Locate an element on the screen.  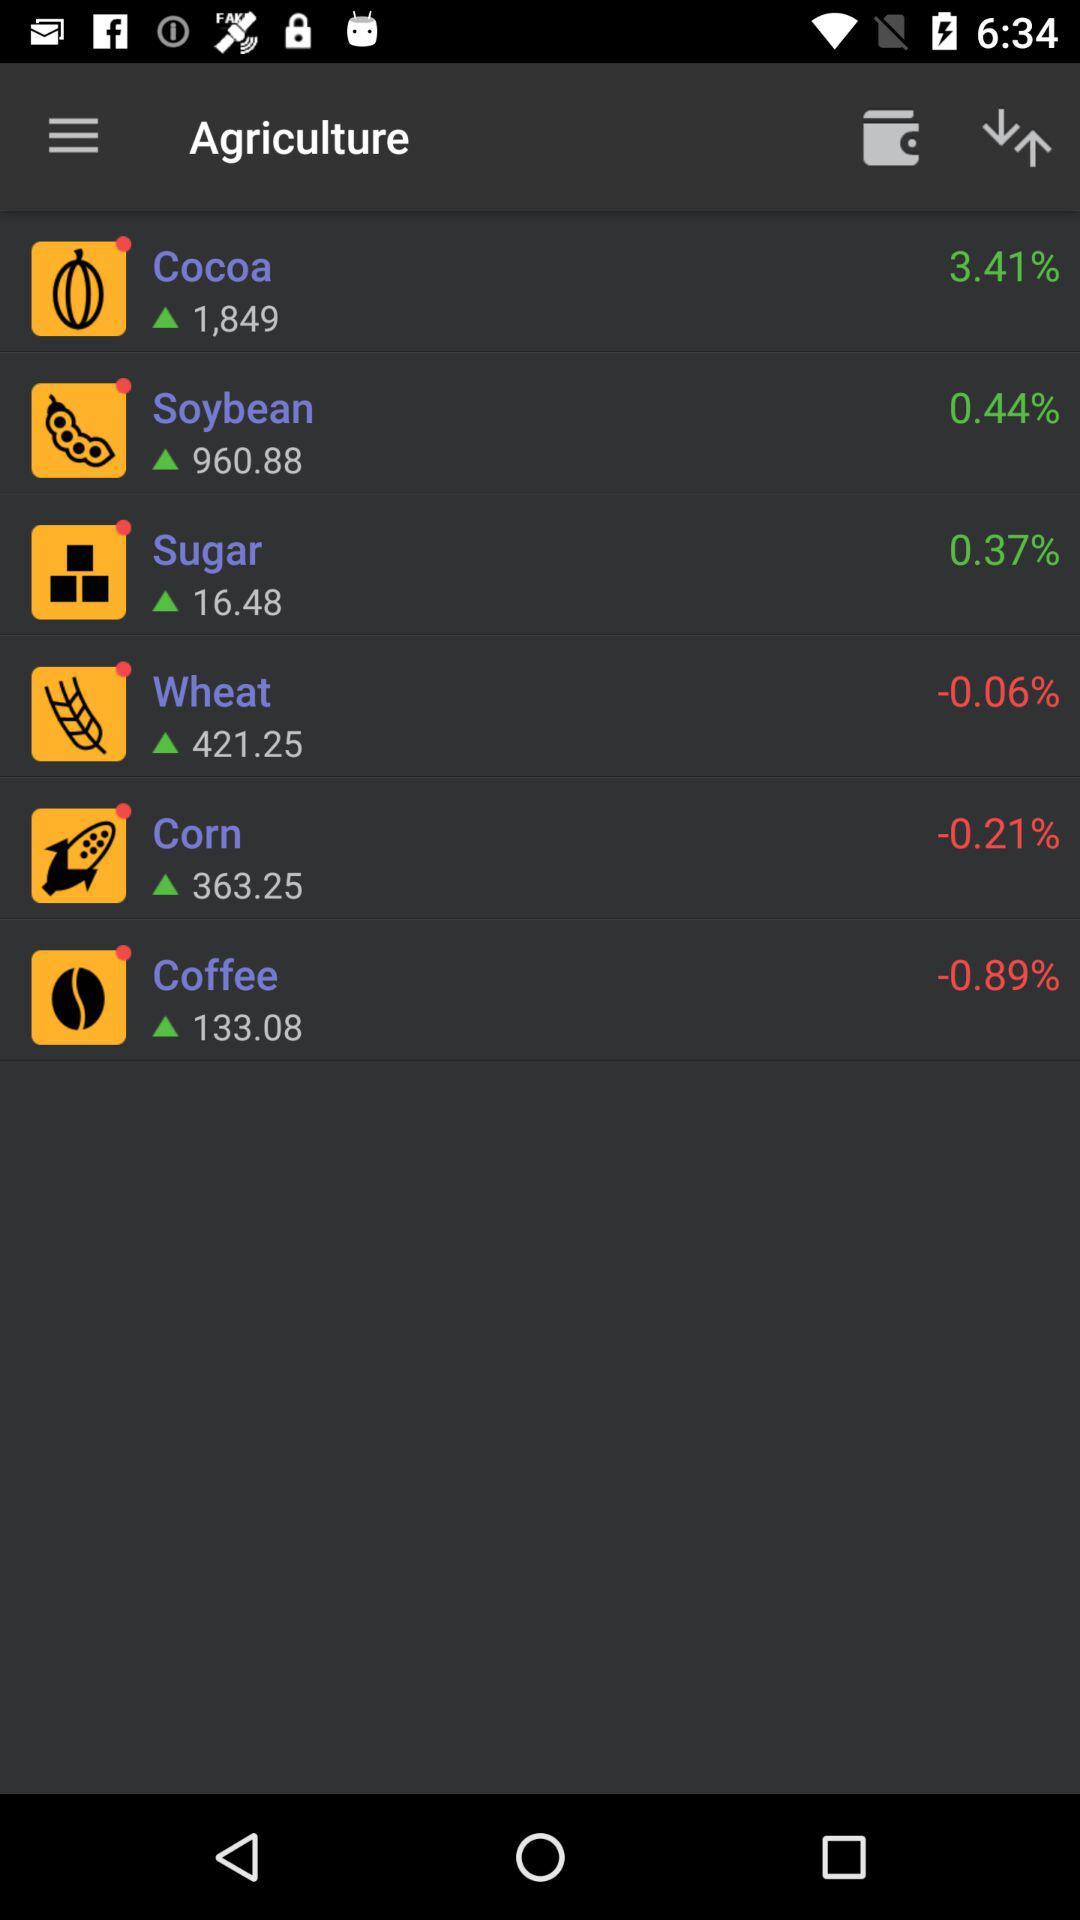
sort ratings is located at coordinates (1017, 135).